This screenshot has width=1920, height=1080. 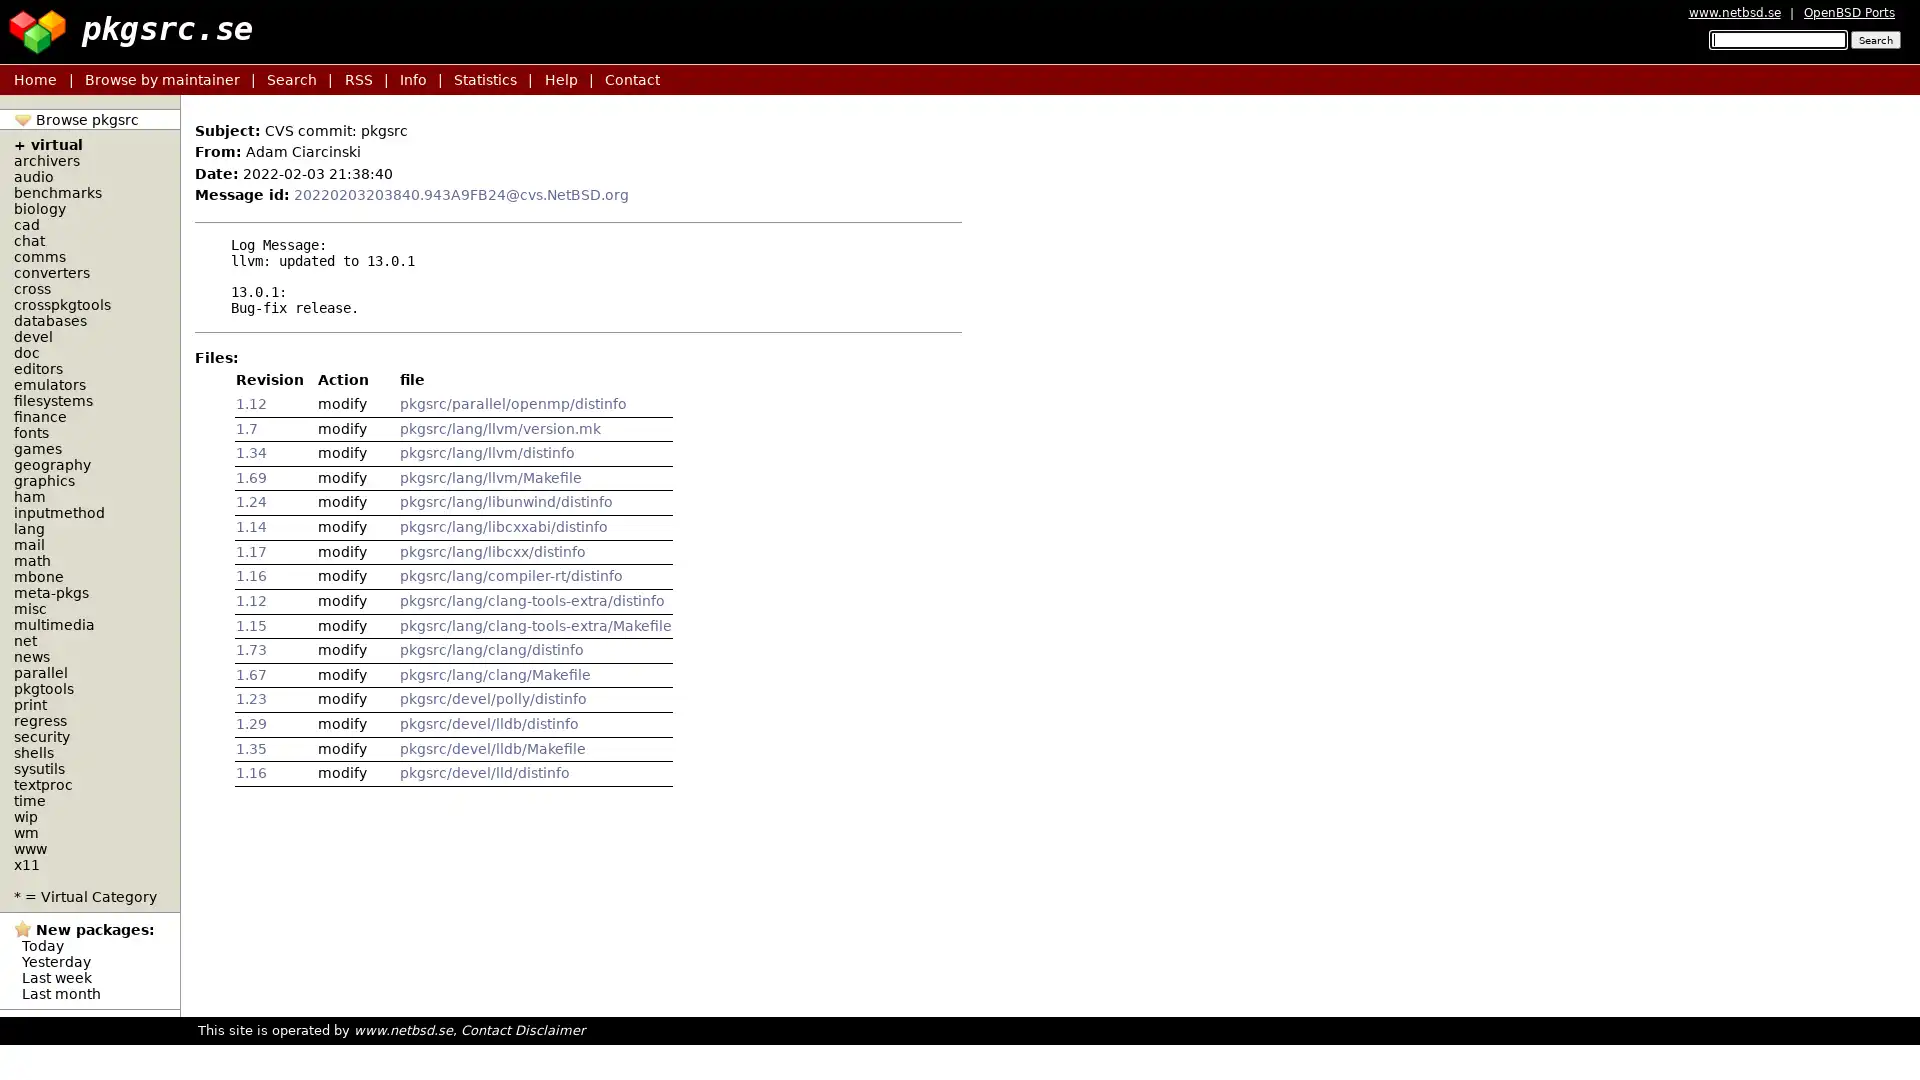 What do you see at coordinates (1874, 39) in the screenshot?
I see `Search` at bounding box center [1874, 39].